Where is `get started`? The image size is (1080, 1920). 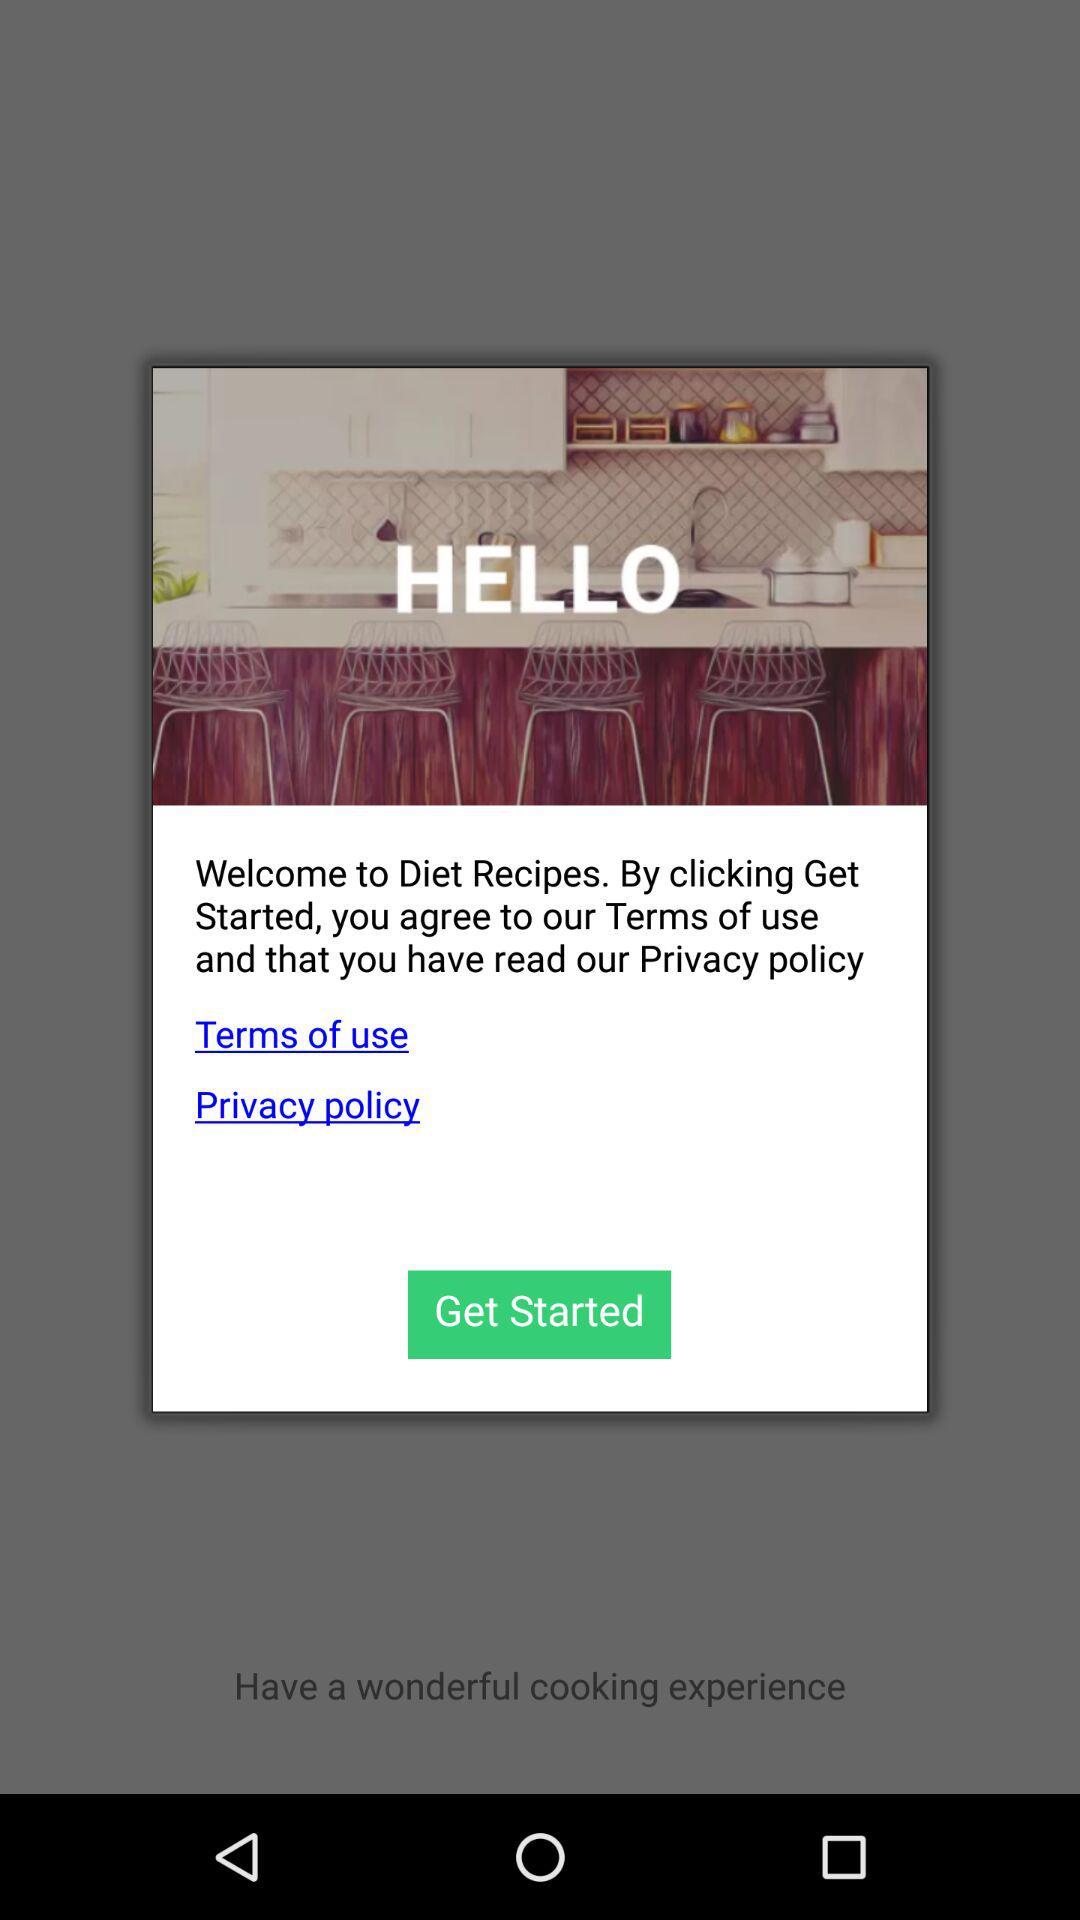 get started is located at coordinates (538, 1314).